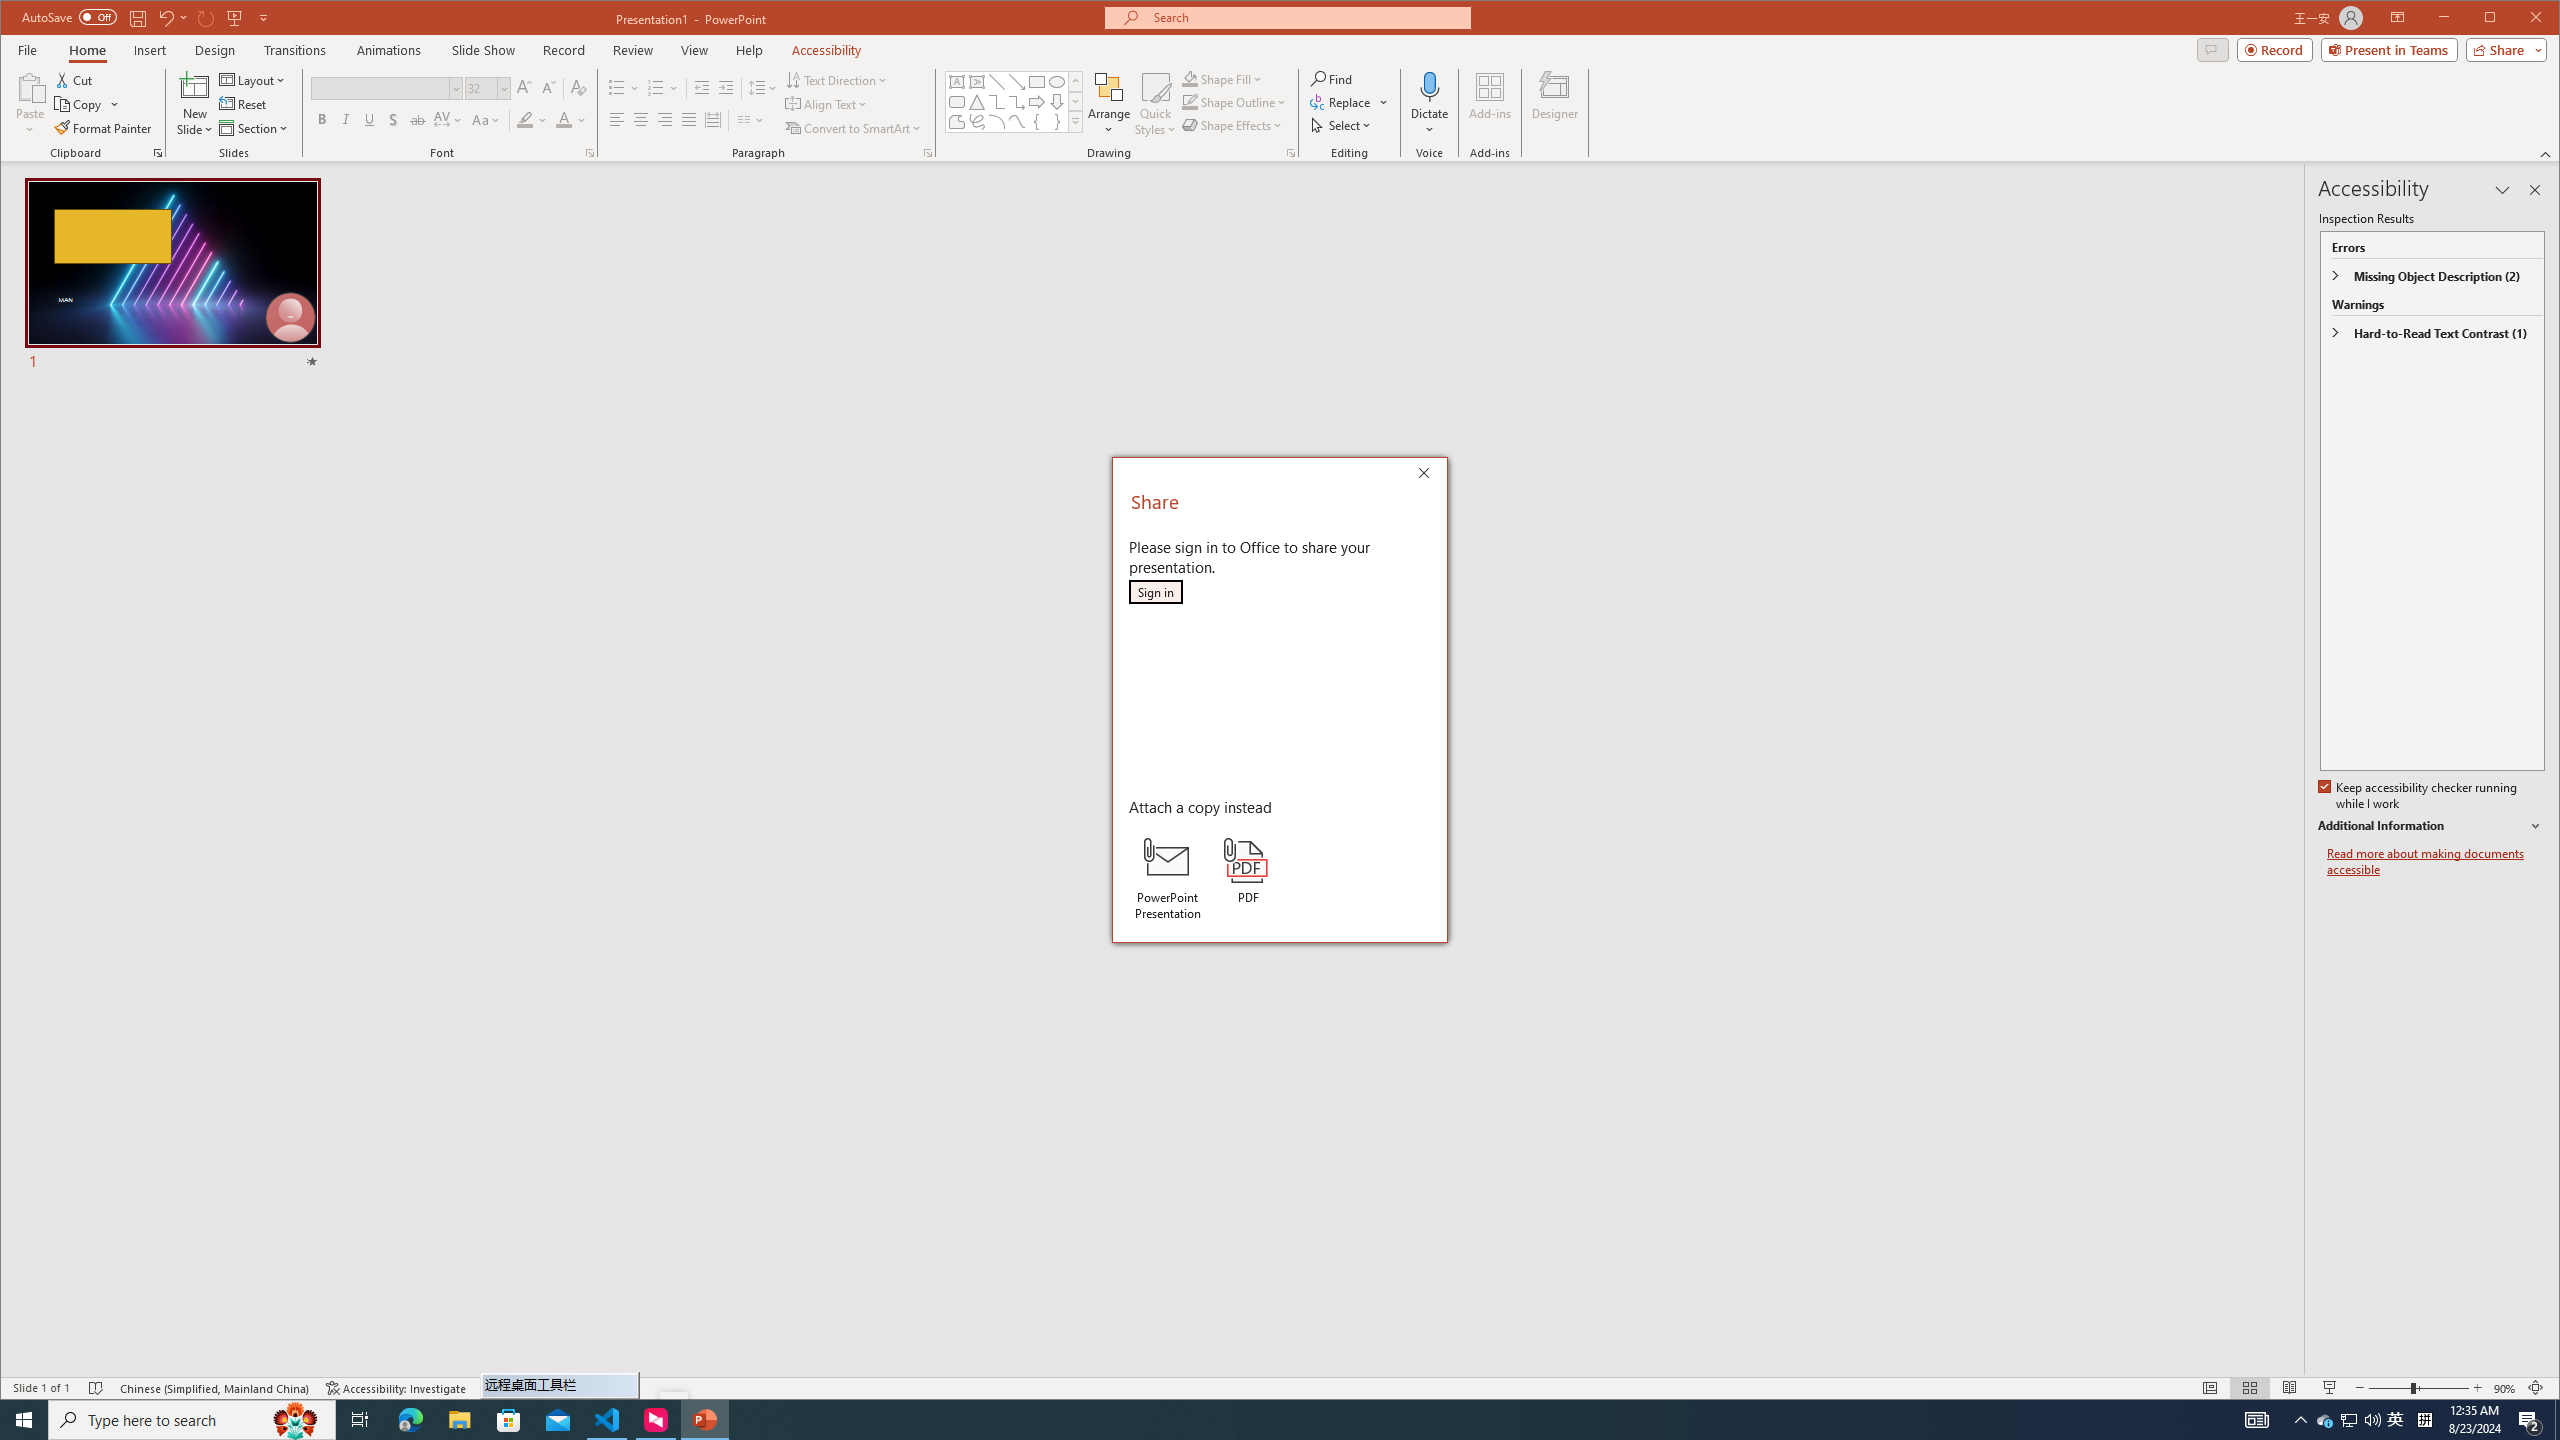 The image size is (2560, 1440). What do you see at coordinates (750, 119) in the screenshot?
I see `'Columns'` at bounding box center [750, 119].